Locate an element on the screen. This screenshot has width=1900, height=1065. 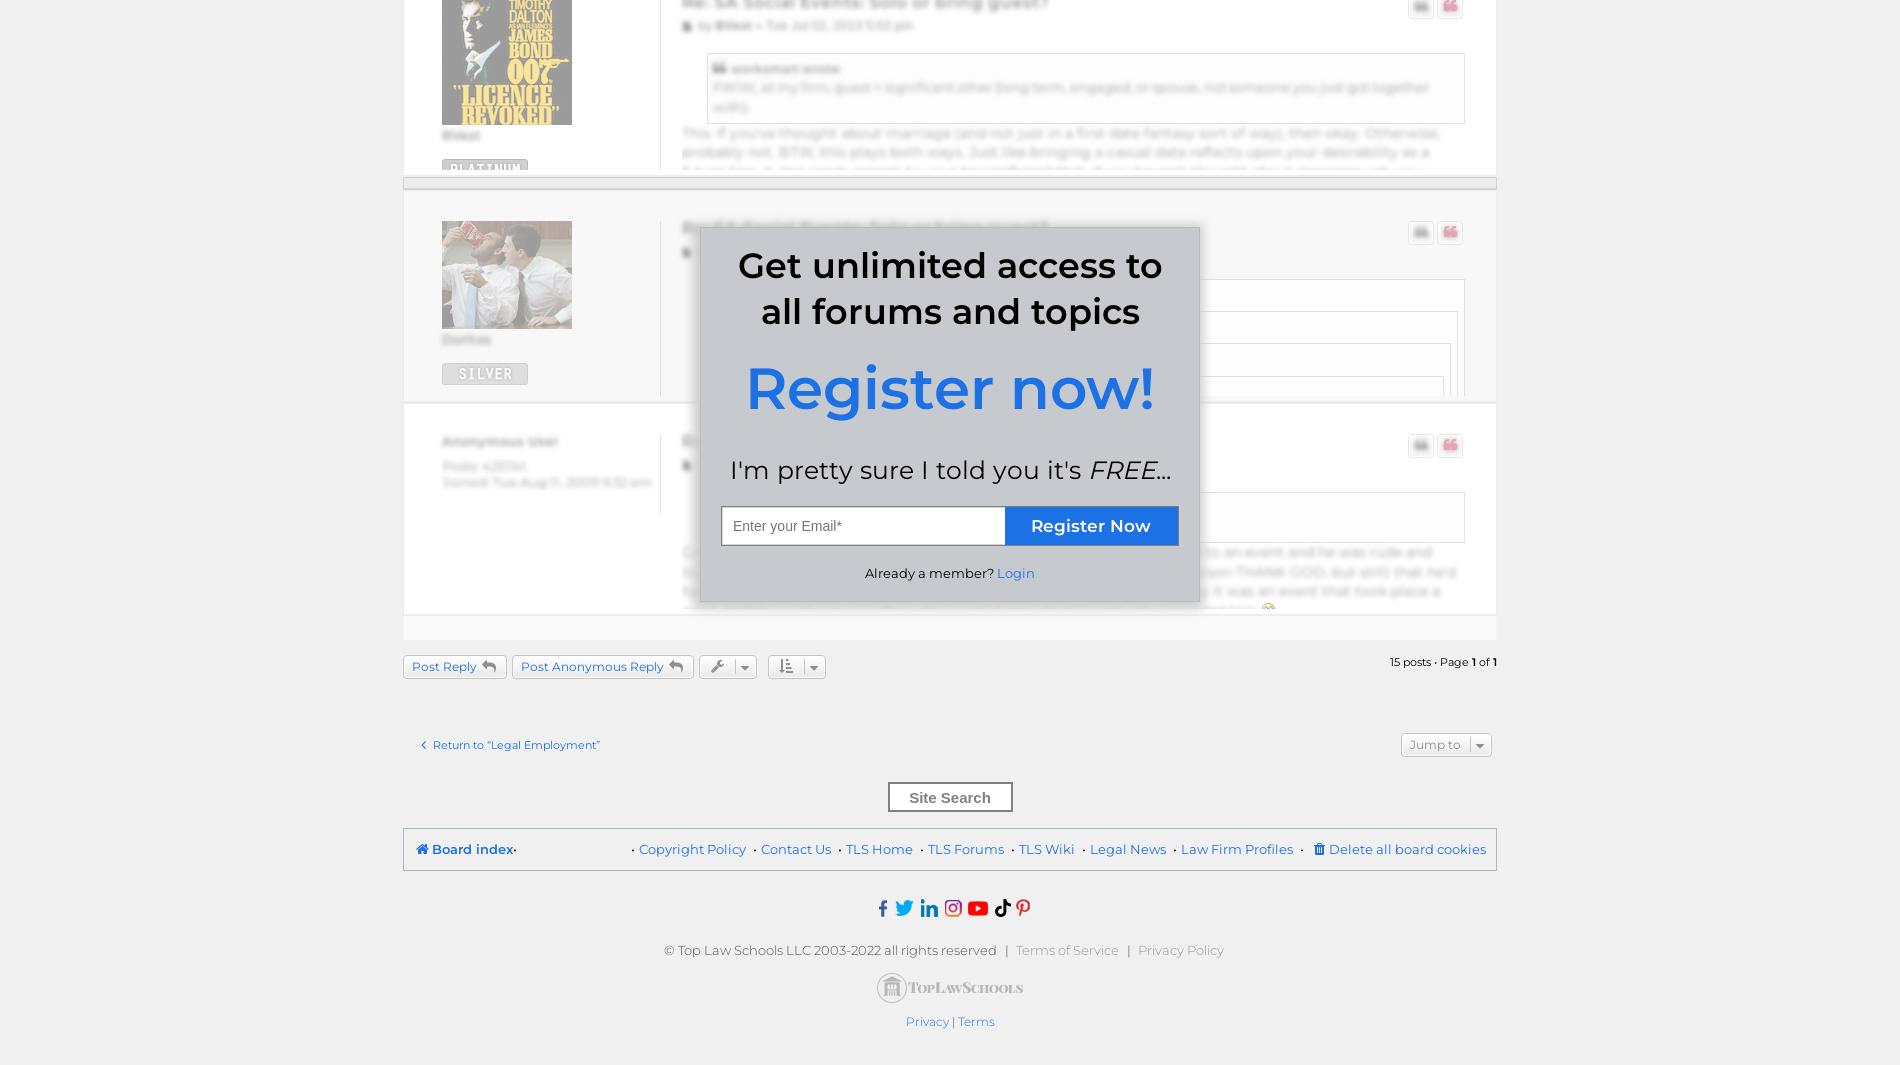
'Privacy' is located at coordinates (903, 1021).